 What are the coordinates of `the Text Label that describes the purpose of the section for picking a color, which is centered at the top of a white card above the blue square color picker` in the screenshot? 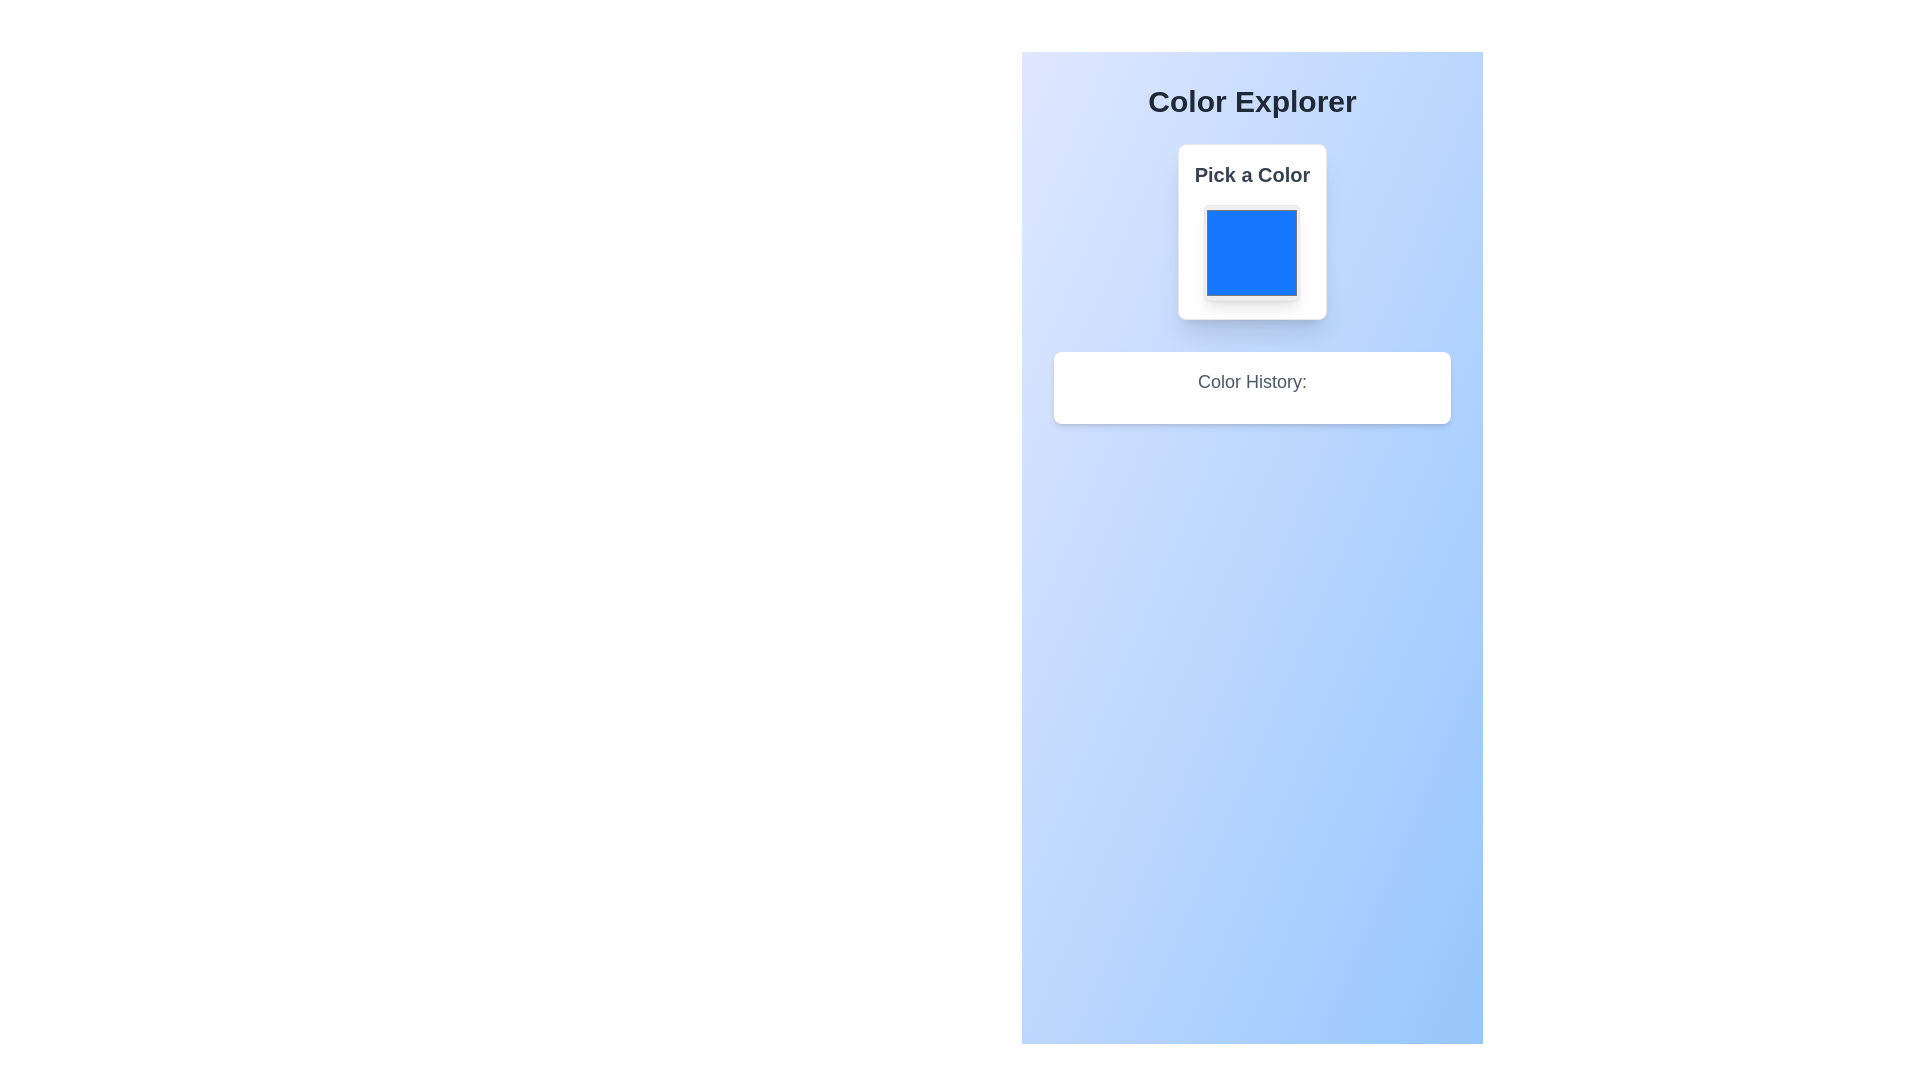 It's located at (1251, 173).